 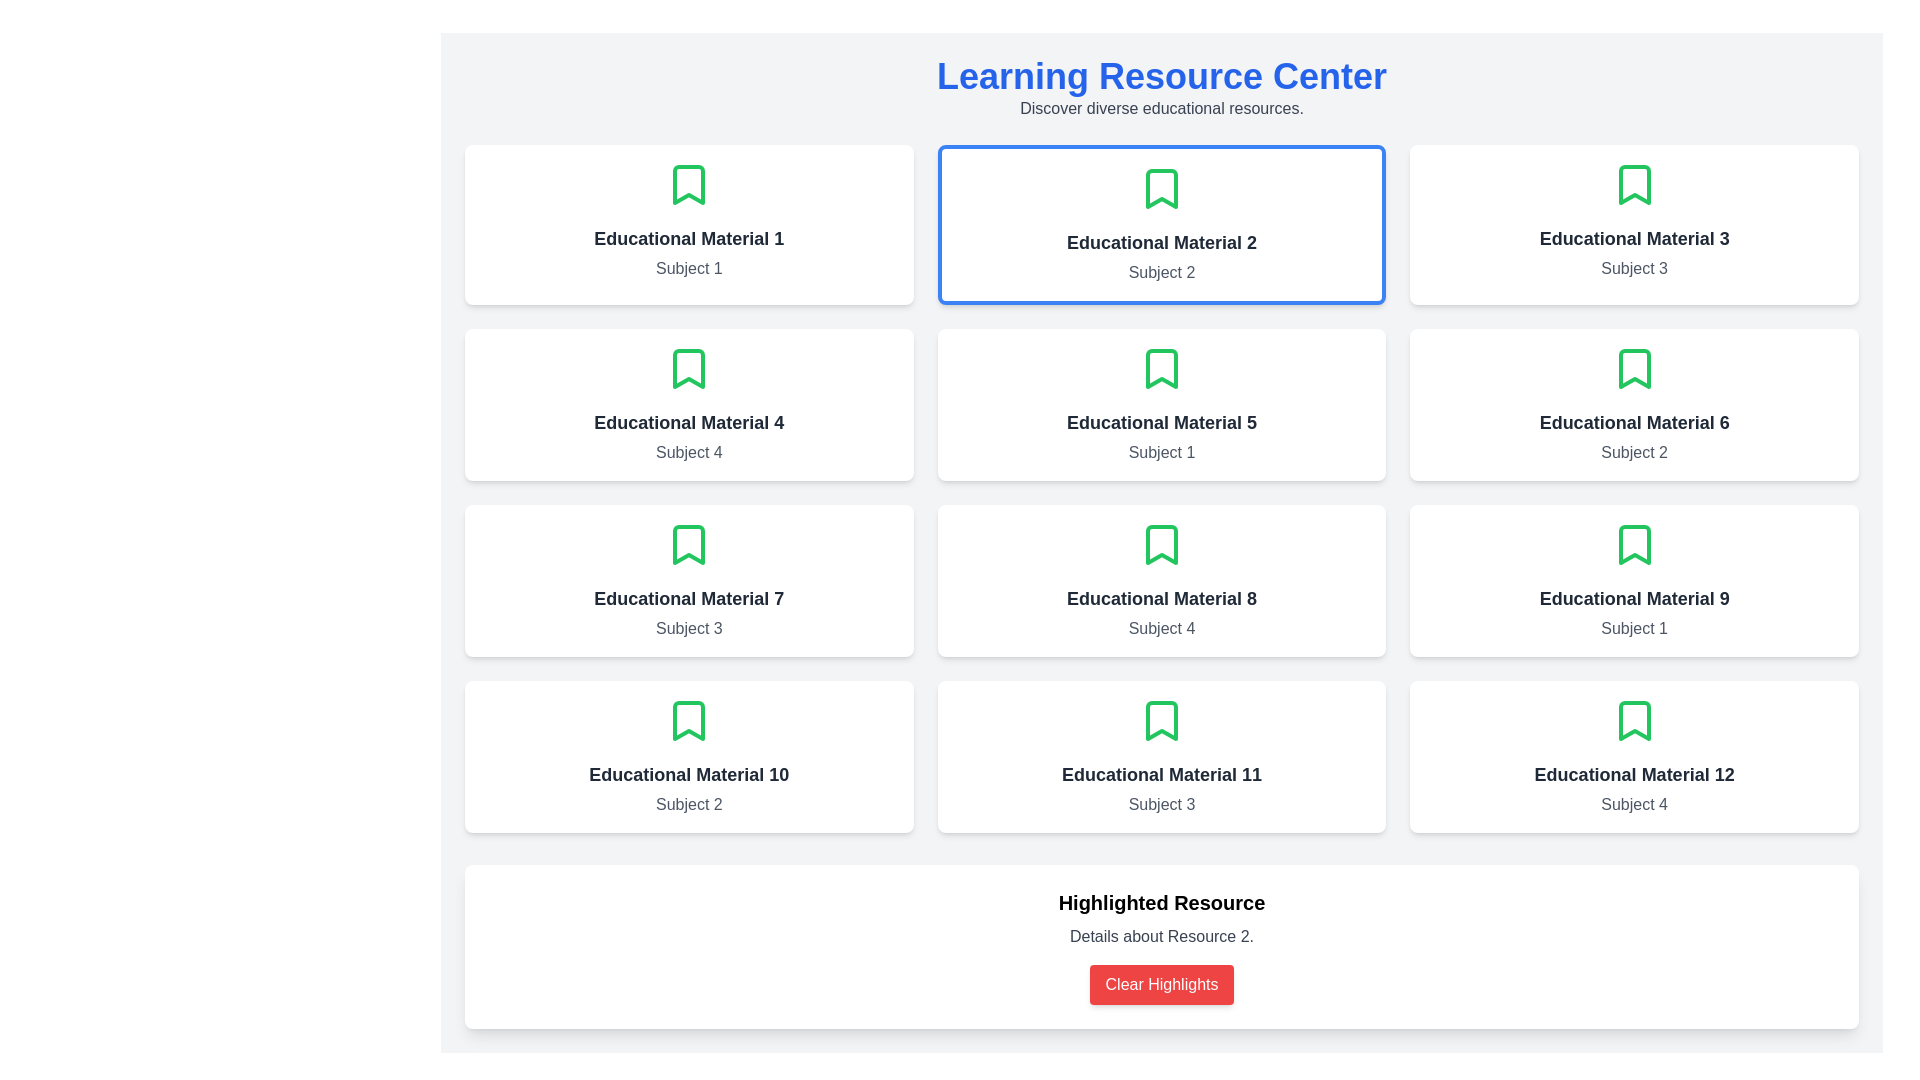 What do you see at coordinates (1634, 721) in the screenshot?
I see `the green bookmark-shaped icon at the top center of the card labeled 'Educational Material 12'` at bounding box center [1634, 721].